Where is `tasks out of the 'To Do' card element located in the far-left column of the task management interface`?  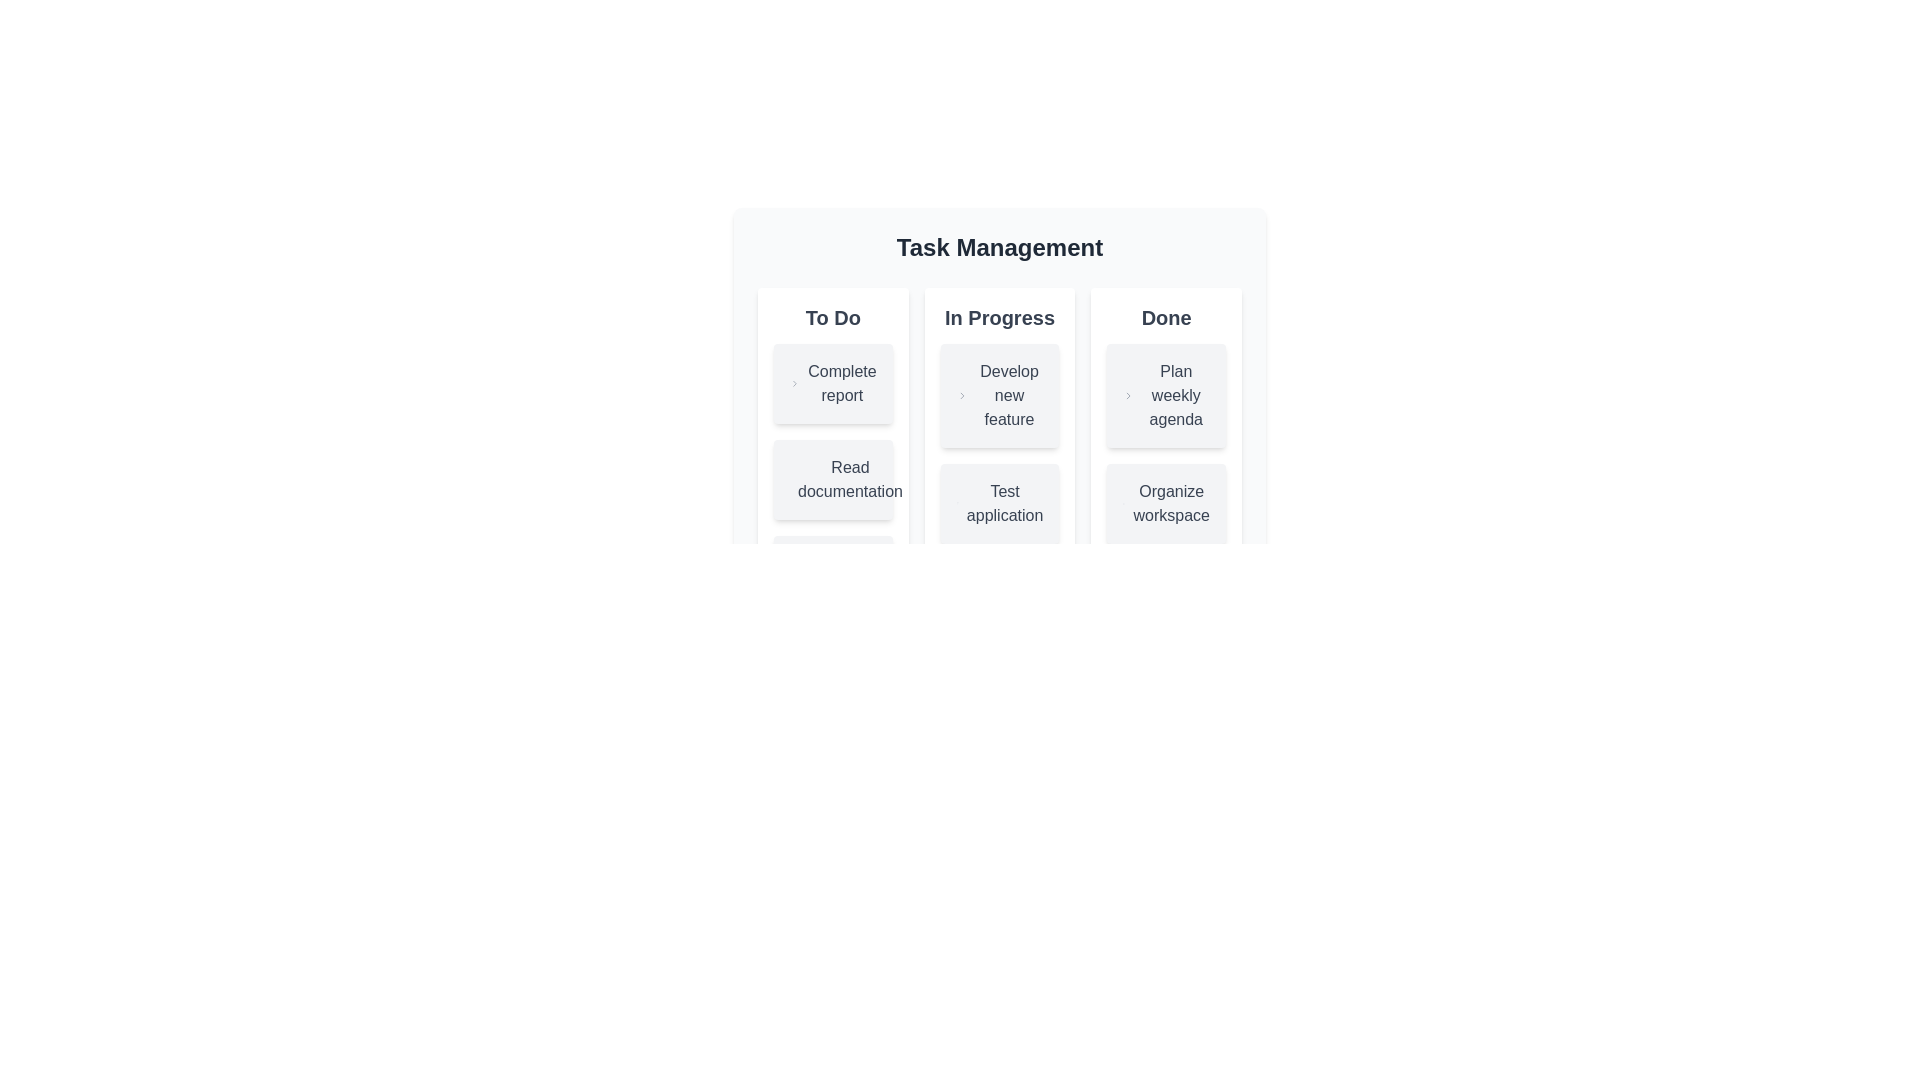
tasks out of the 'To Do' card element located in the far-left column of the task management interface is located at coordinates (833, 471).